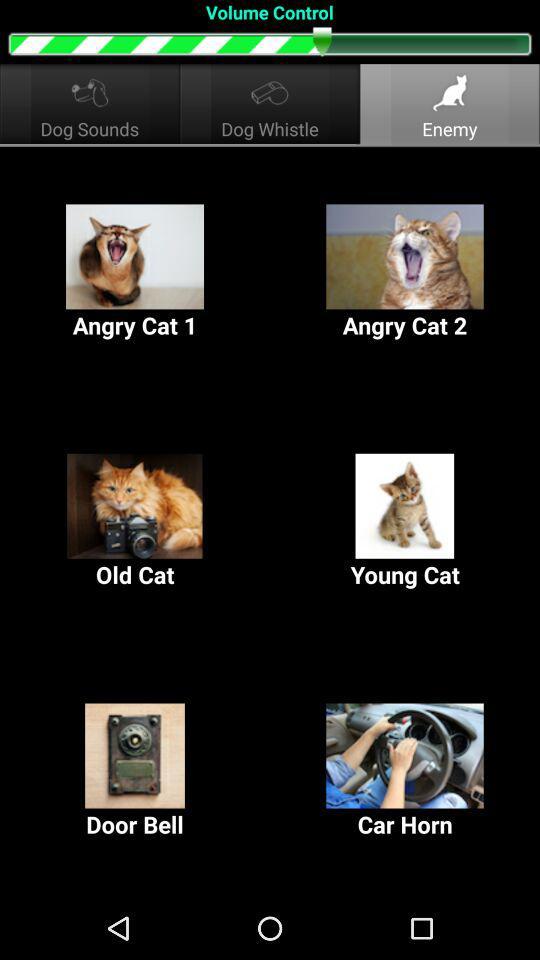 The height and width of the screenshot is (960, 540). What do you see at coordinates (135, 521) in the screenshot?
I see `old cat icon` at bounding box center [135, 521].